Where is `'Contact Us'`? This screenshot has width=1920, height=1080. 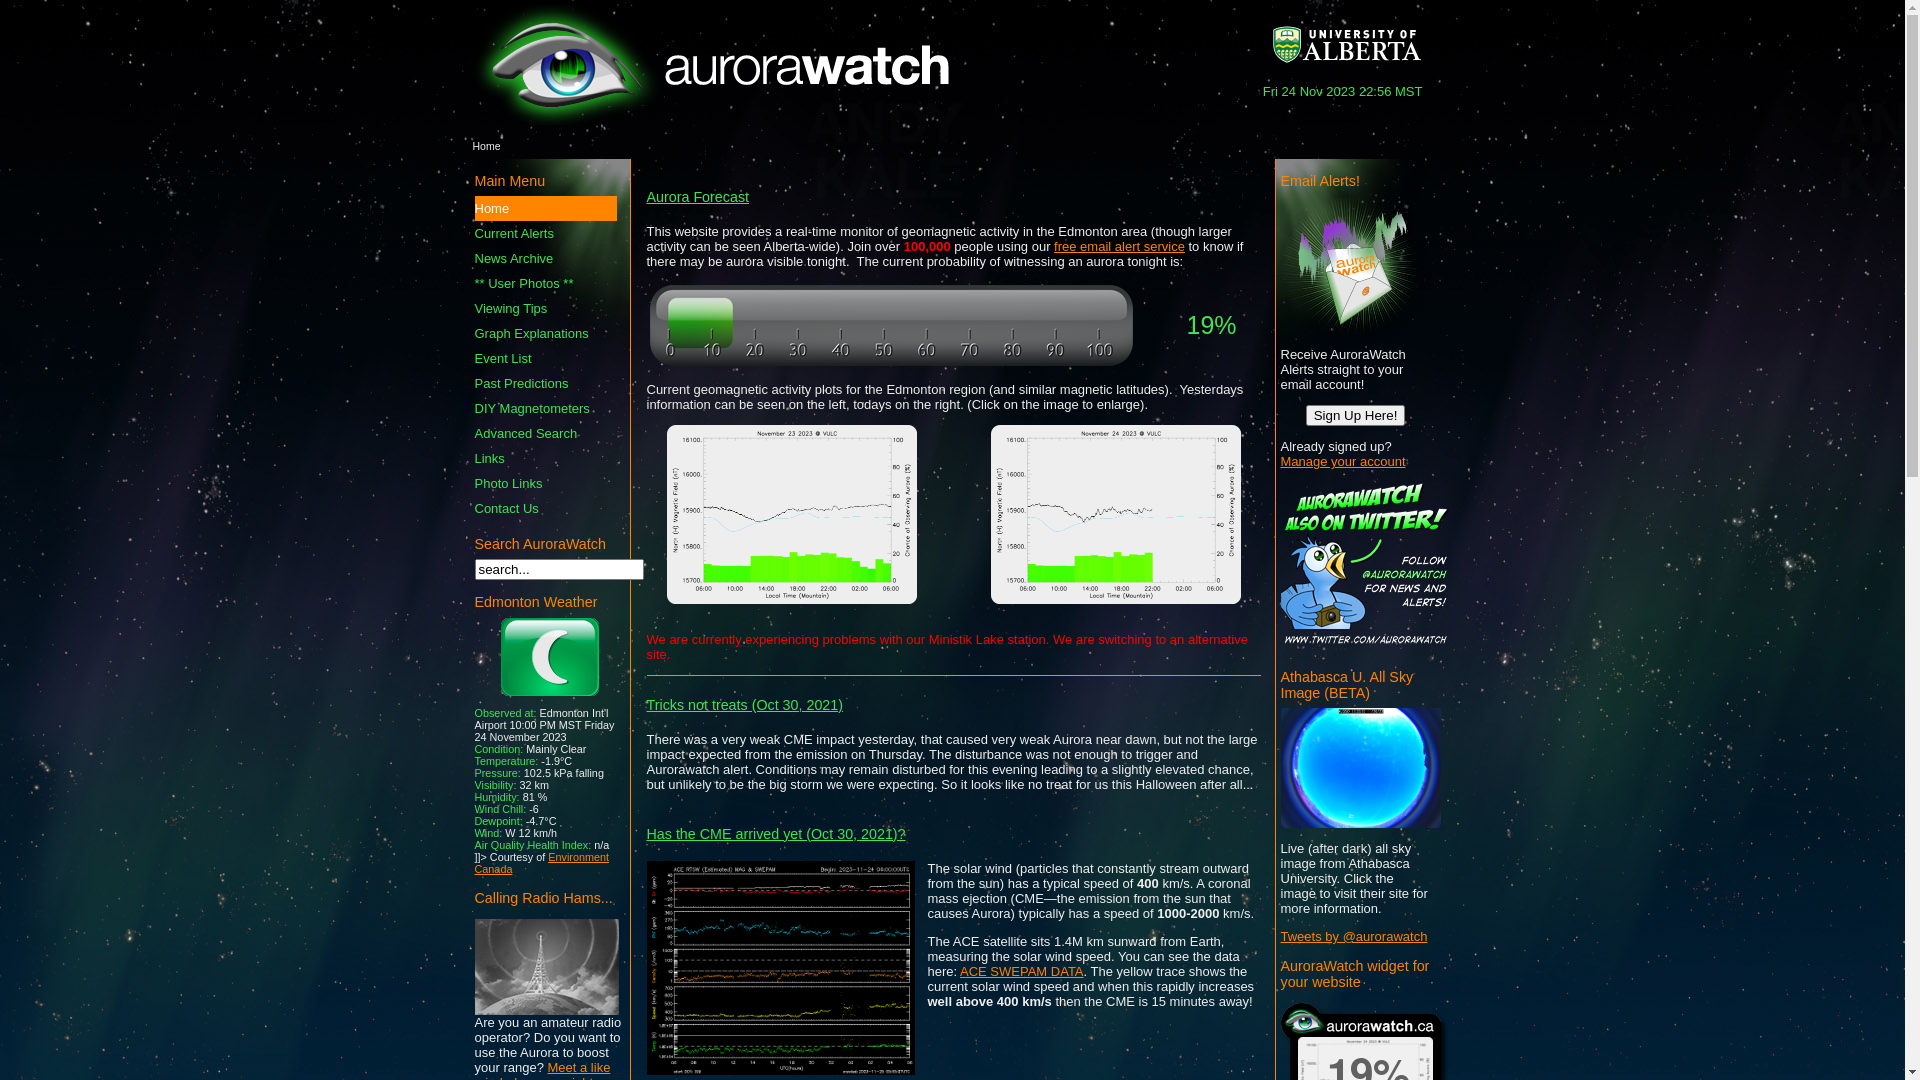
'Contact Us' is located at coordinates (545, 507).